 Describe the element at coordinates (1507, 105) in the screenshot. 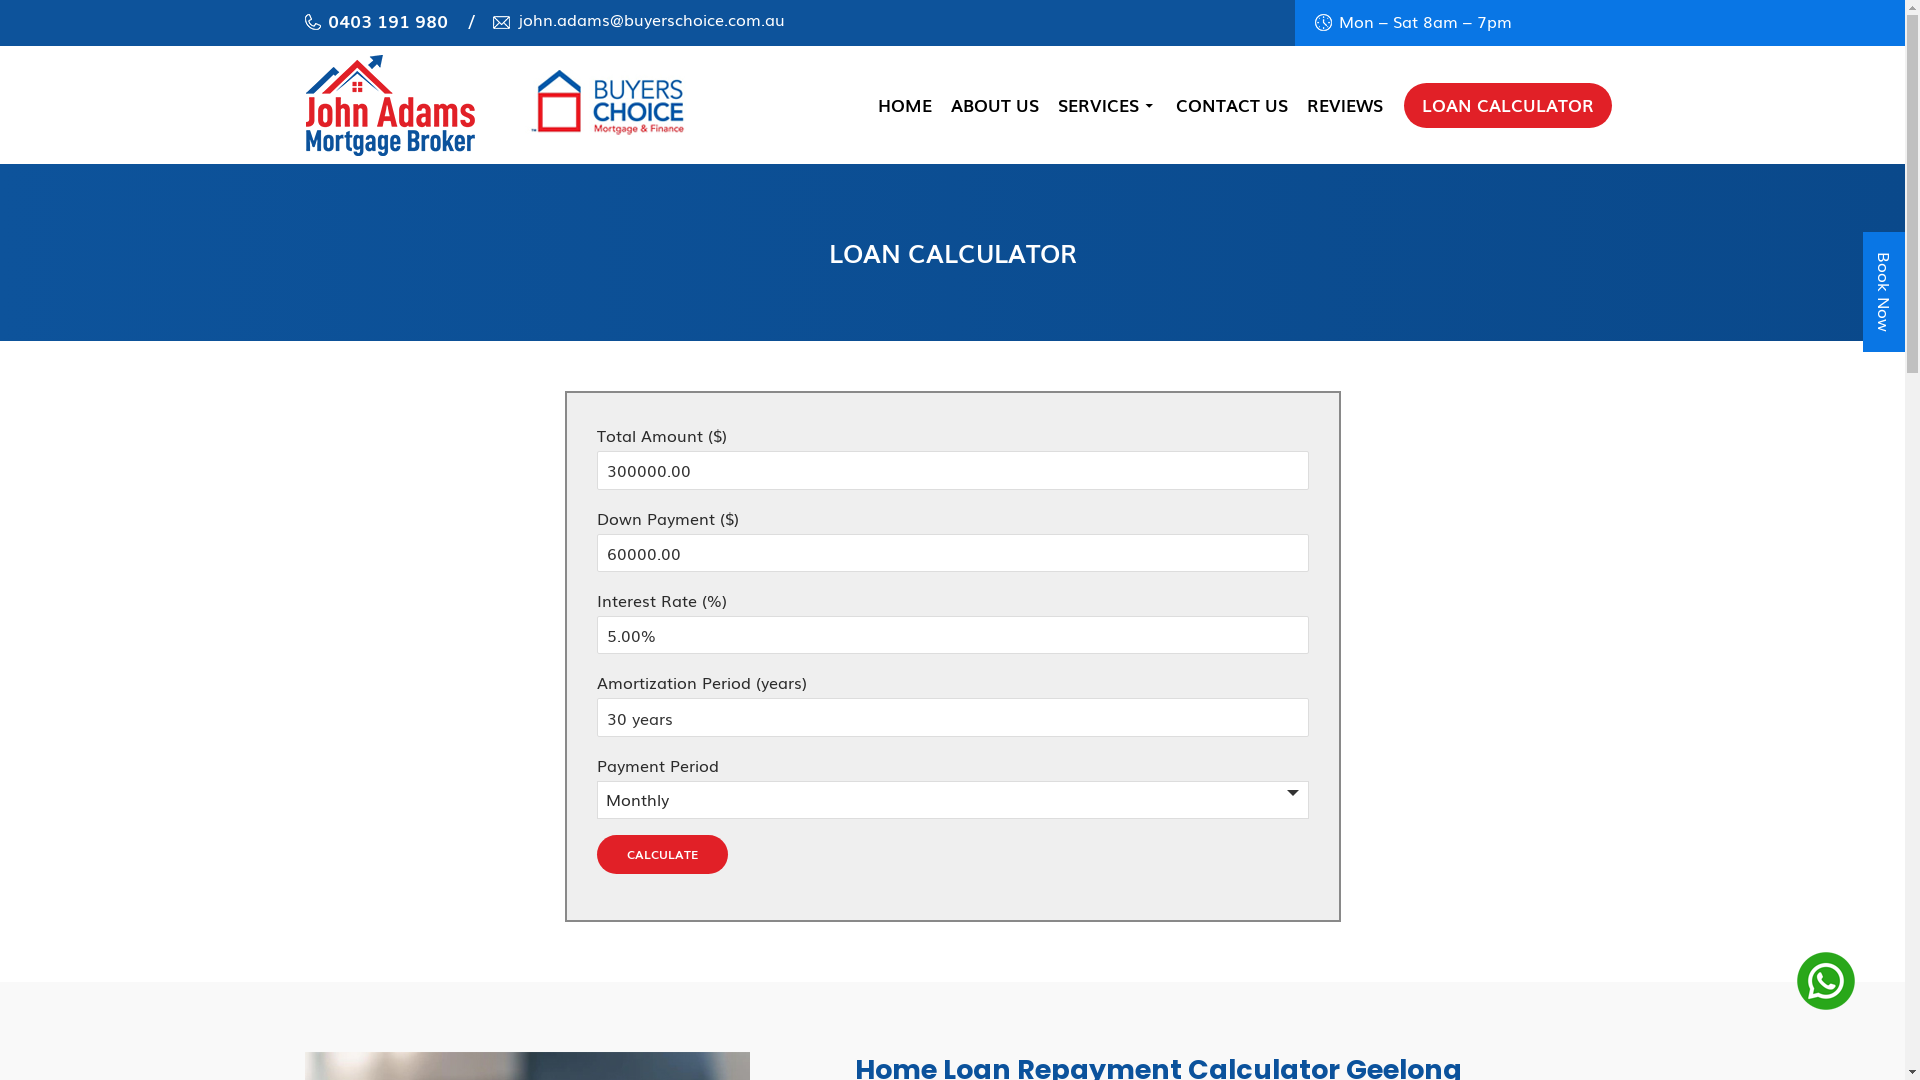

I see `'LOAN CALCULATOR'` at that location.